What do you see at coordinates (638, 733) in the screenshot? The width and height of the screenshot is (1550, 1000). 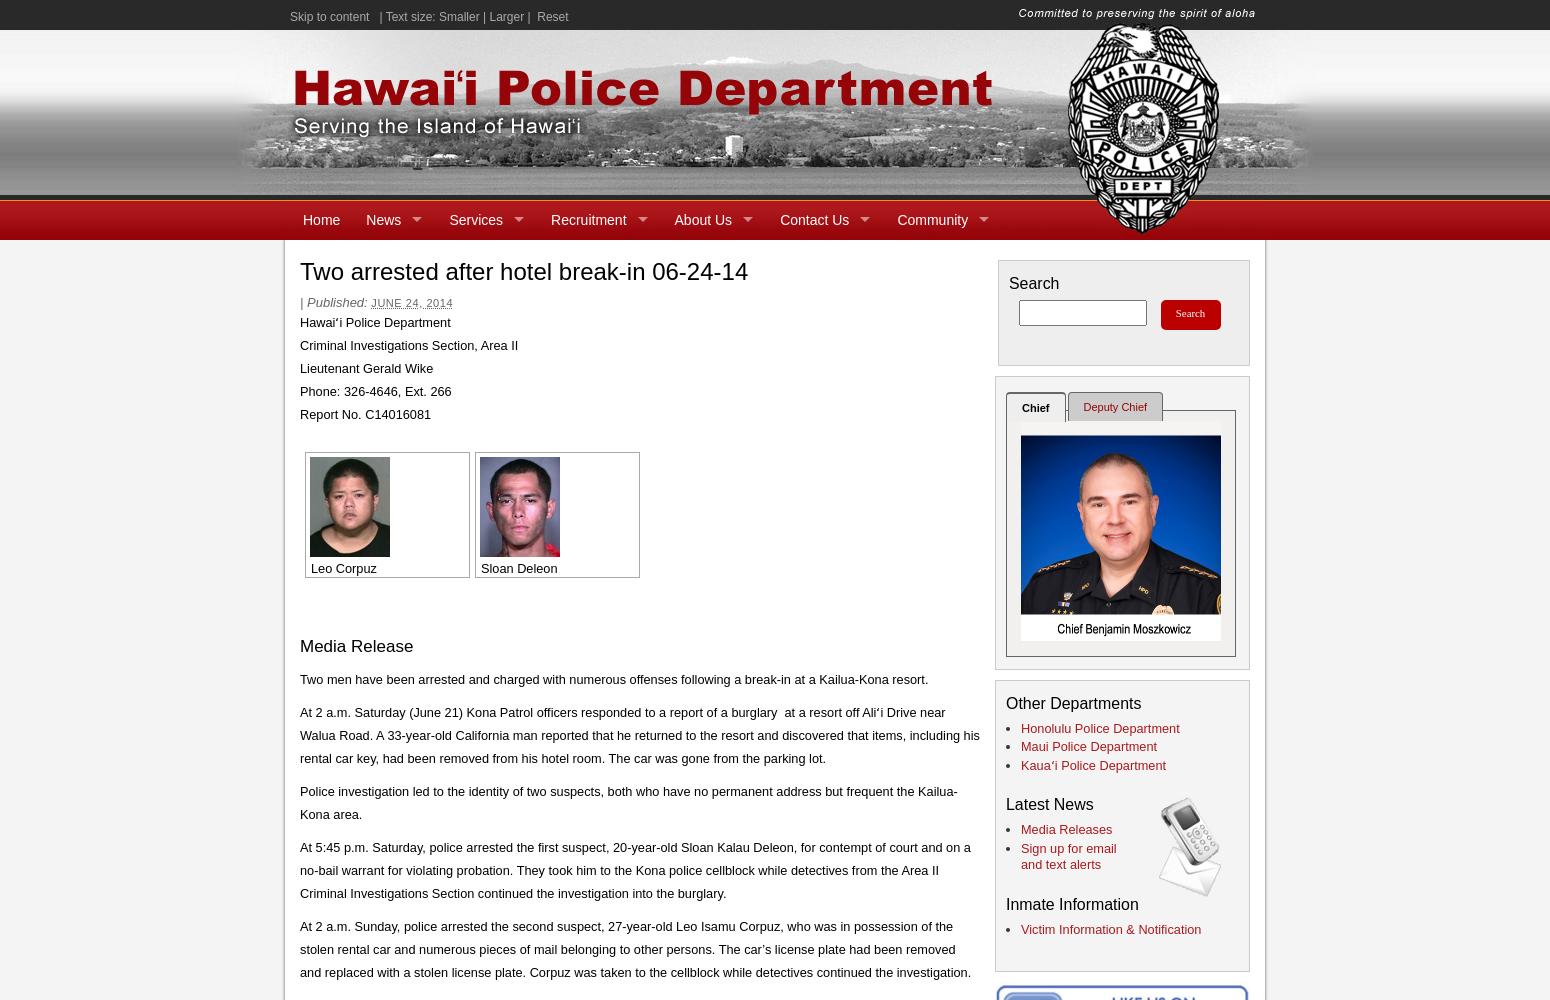 I see `'At 2 a.m. Saturday (June 21) Kona Patrol officers responded to a report of a burglary  at a resort off Aliʻi Drive near Walua Road. A 33-year-old California man reported that he returned to the resort and discovered that items, including his rental car key, had been removed from his hotel room. The car was gone from the parking lot.'` at bounding box center [638, 733].